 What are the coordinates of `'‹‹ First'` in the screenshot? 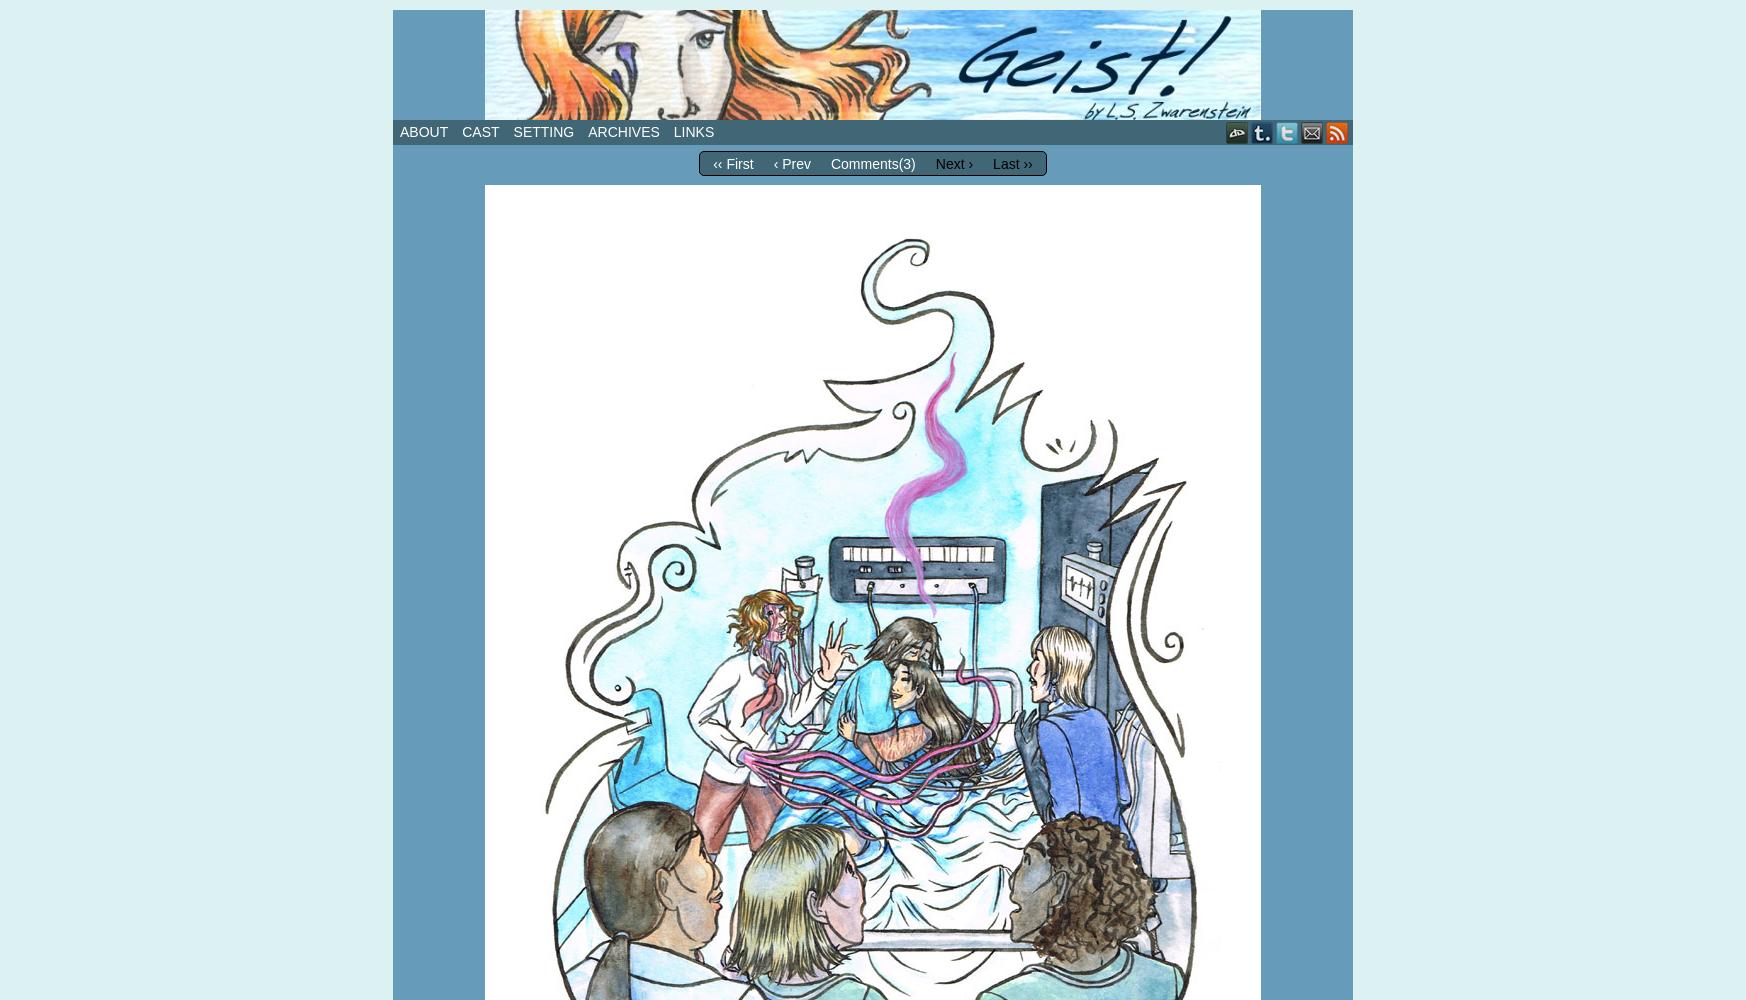 It's located at (731, 164).